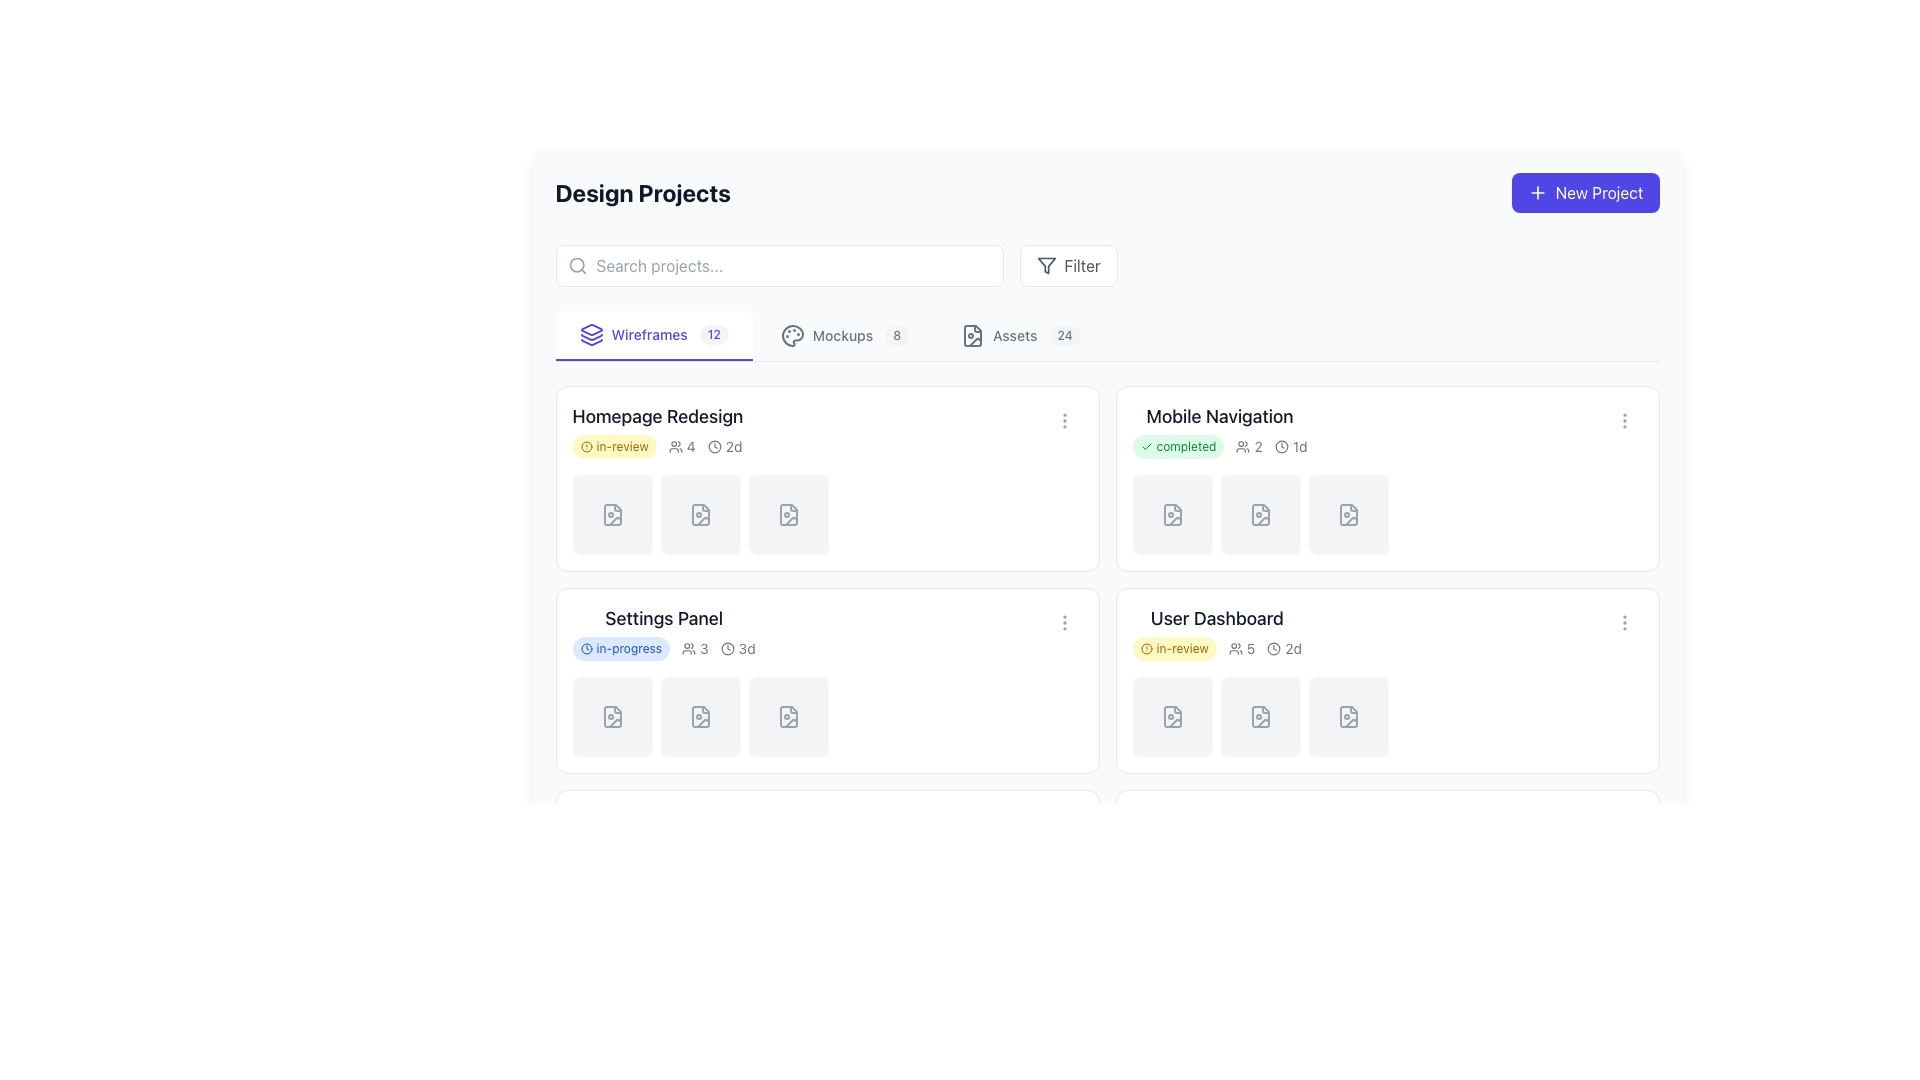  I want to click on the status represented by the Status Badge located in the bottom right quadrant of the User Dashboard card, under the card's title, next to a user icon and team member count, so click(1174, 648).